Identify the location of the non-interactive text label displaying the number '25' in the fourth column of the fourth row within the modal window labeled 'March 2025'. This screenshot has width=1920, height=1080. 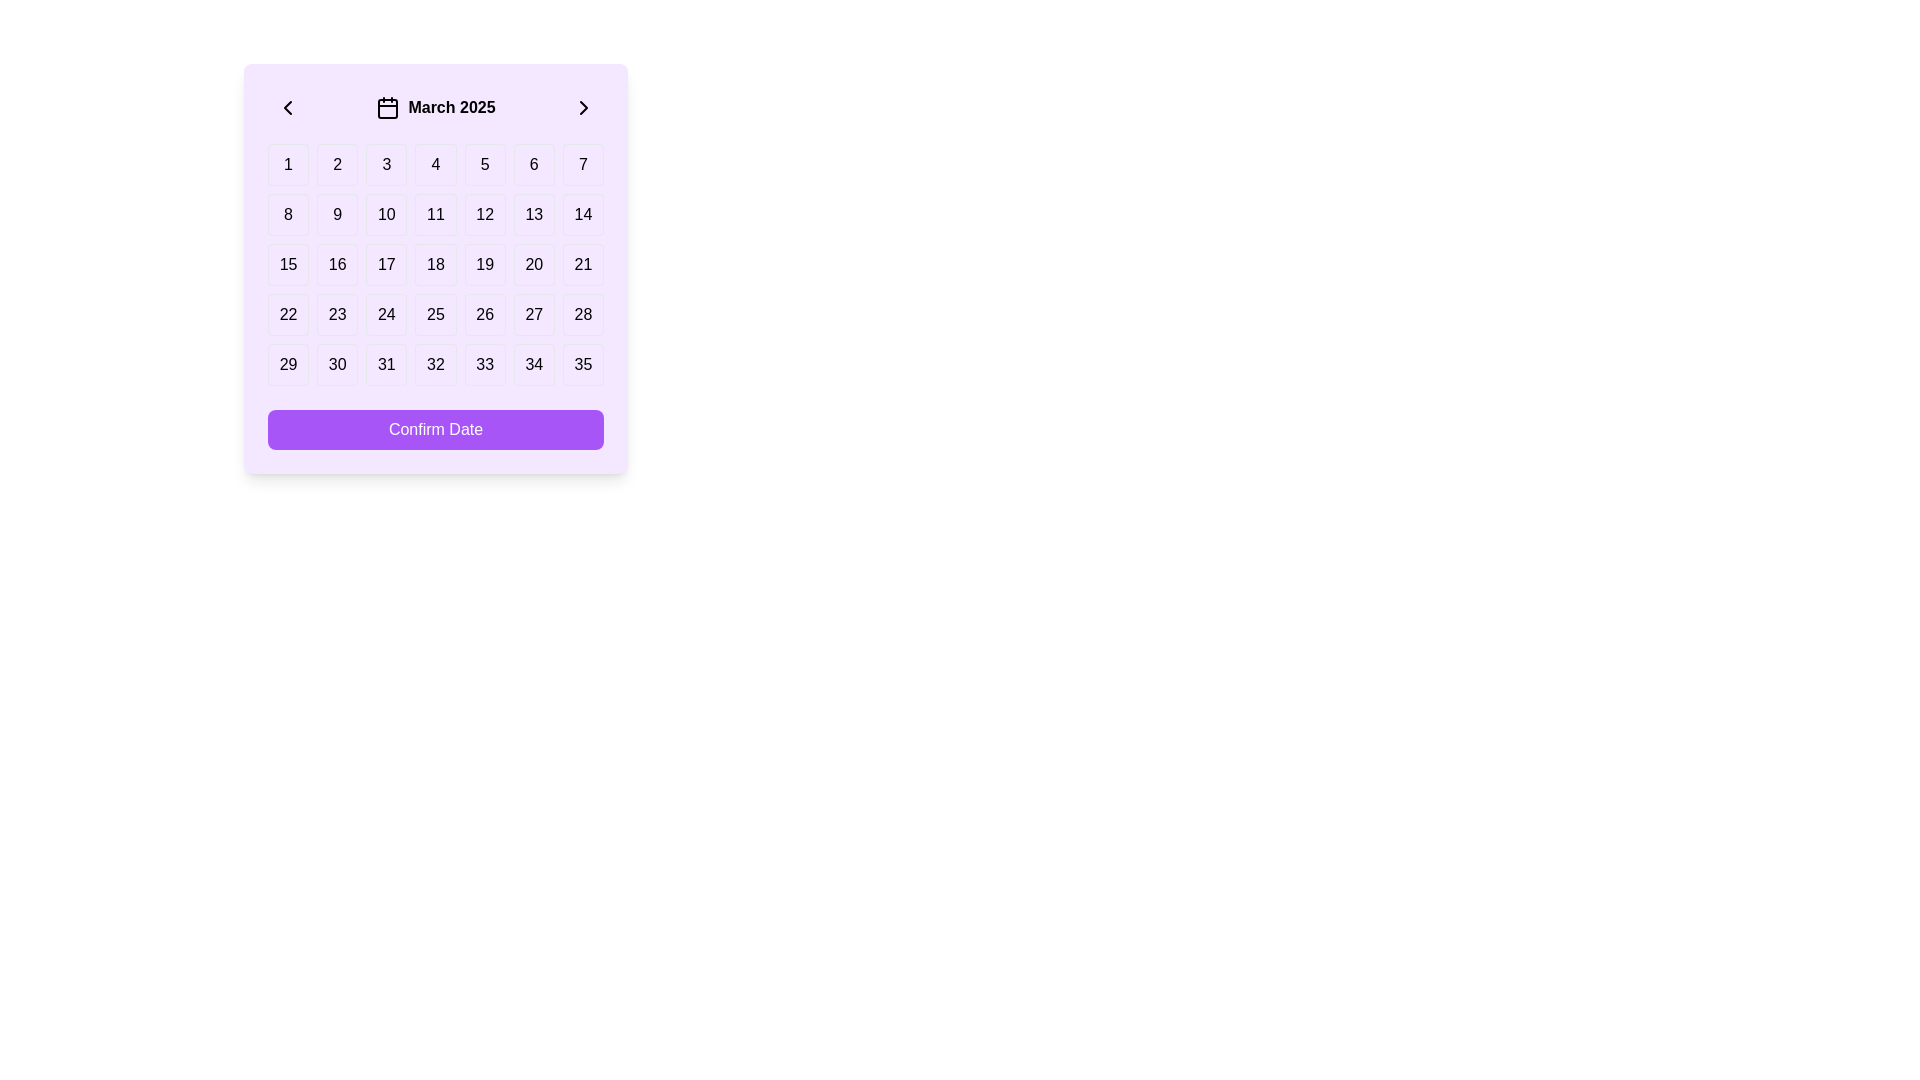
(435, 315).